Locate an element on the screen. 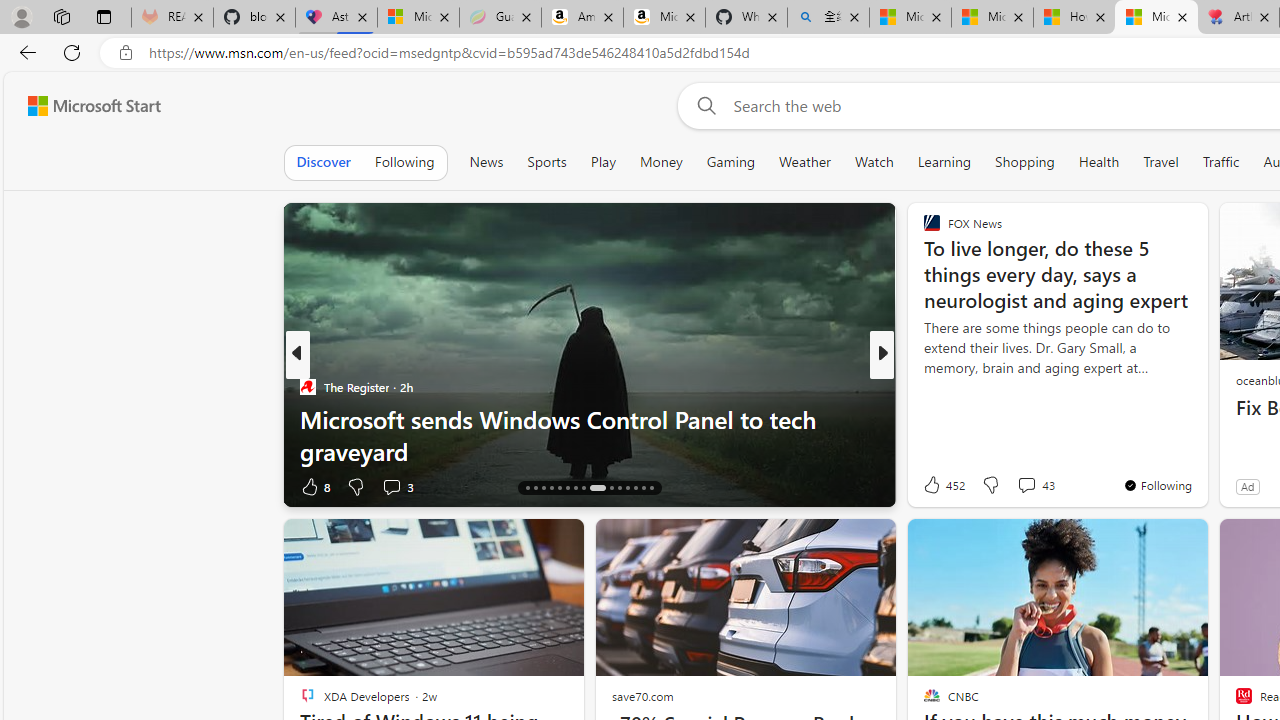  'AutomationID: tab-19' is located at coordinates (551, 488).